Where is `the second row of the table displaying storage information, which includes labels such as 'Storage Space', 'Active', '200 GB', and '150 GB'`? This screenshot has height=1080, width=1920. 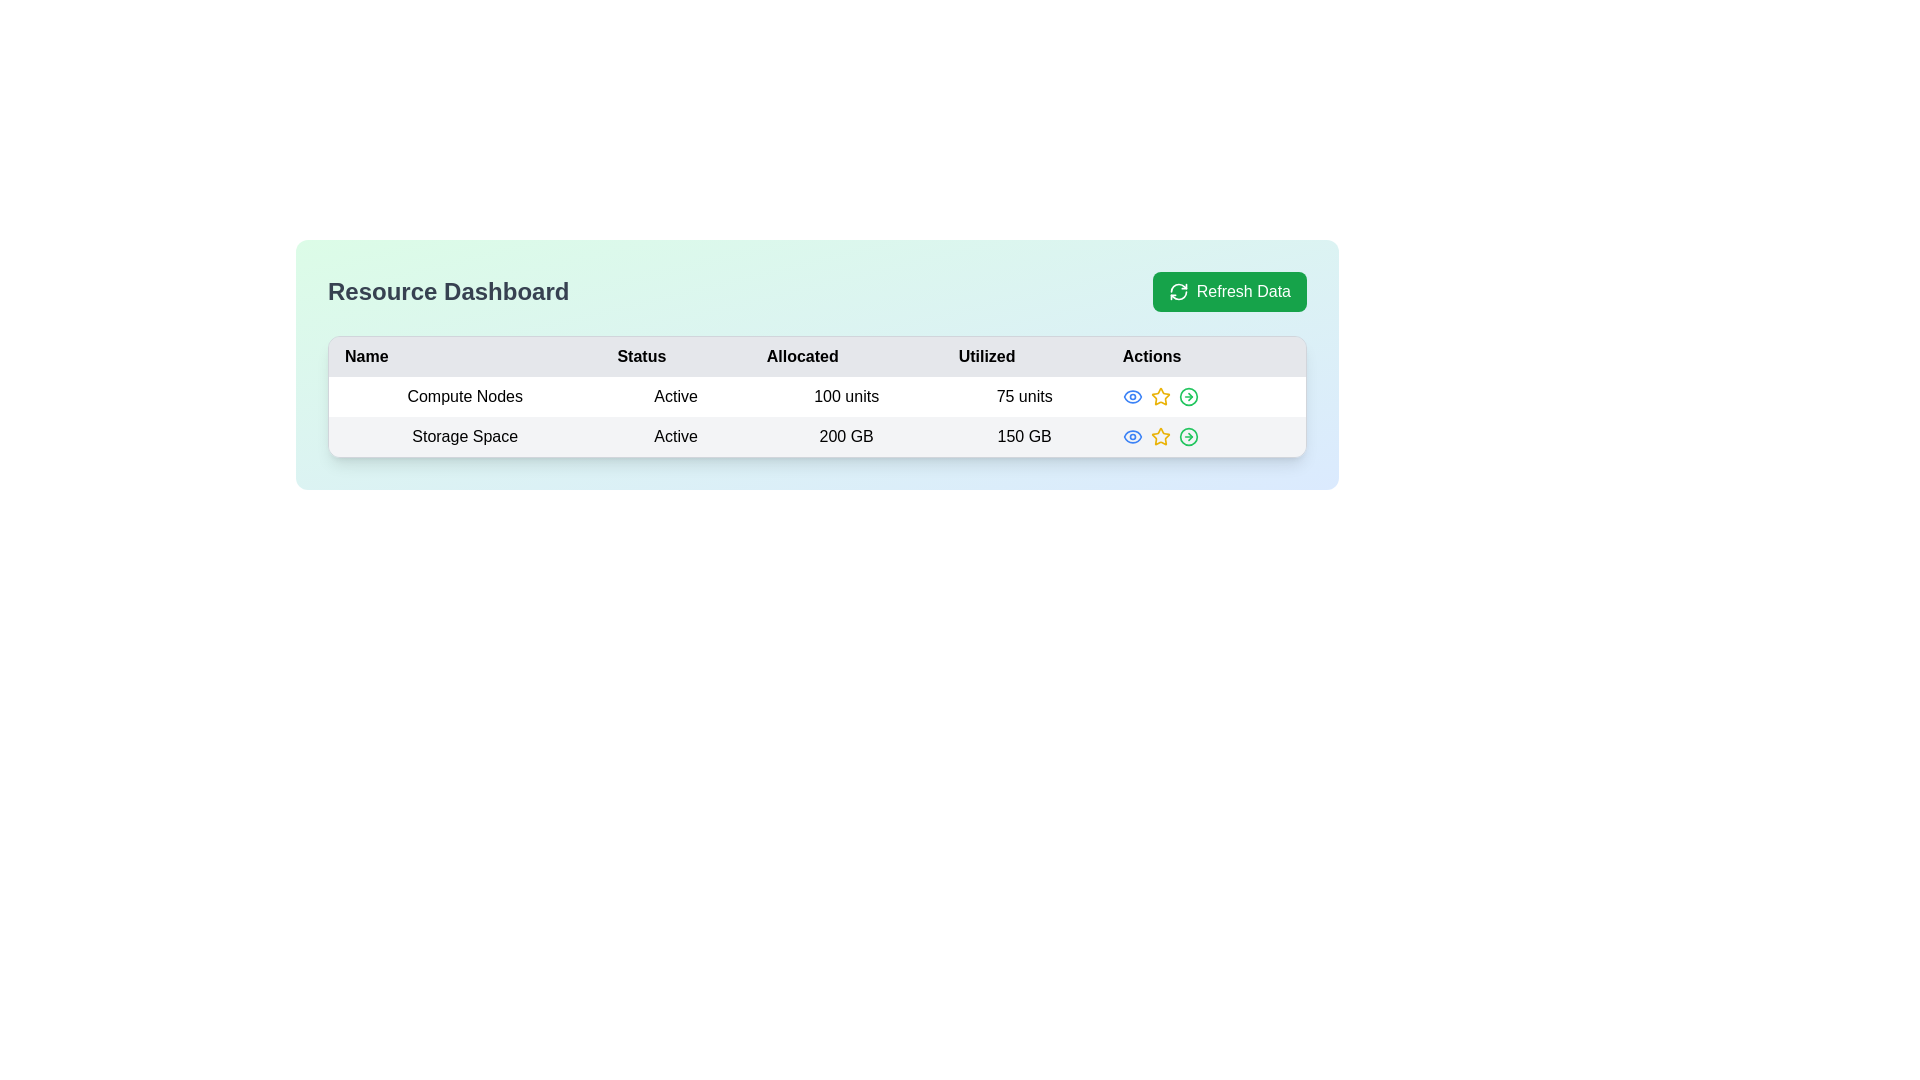
the second row of the table displaying storage information, which includes labels such as 'Storage Space', 'Active', '200 GB', and '150 GB' is located at coordinates (817, 435).